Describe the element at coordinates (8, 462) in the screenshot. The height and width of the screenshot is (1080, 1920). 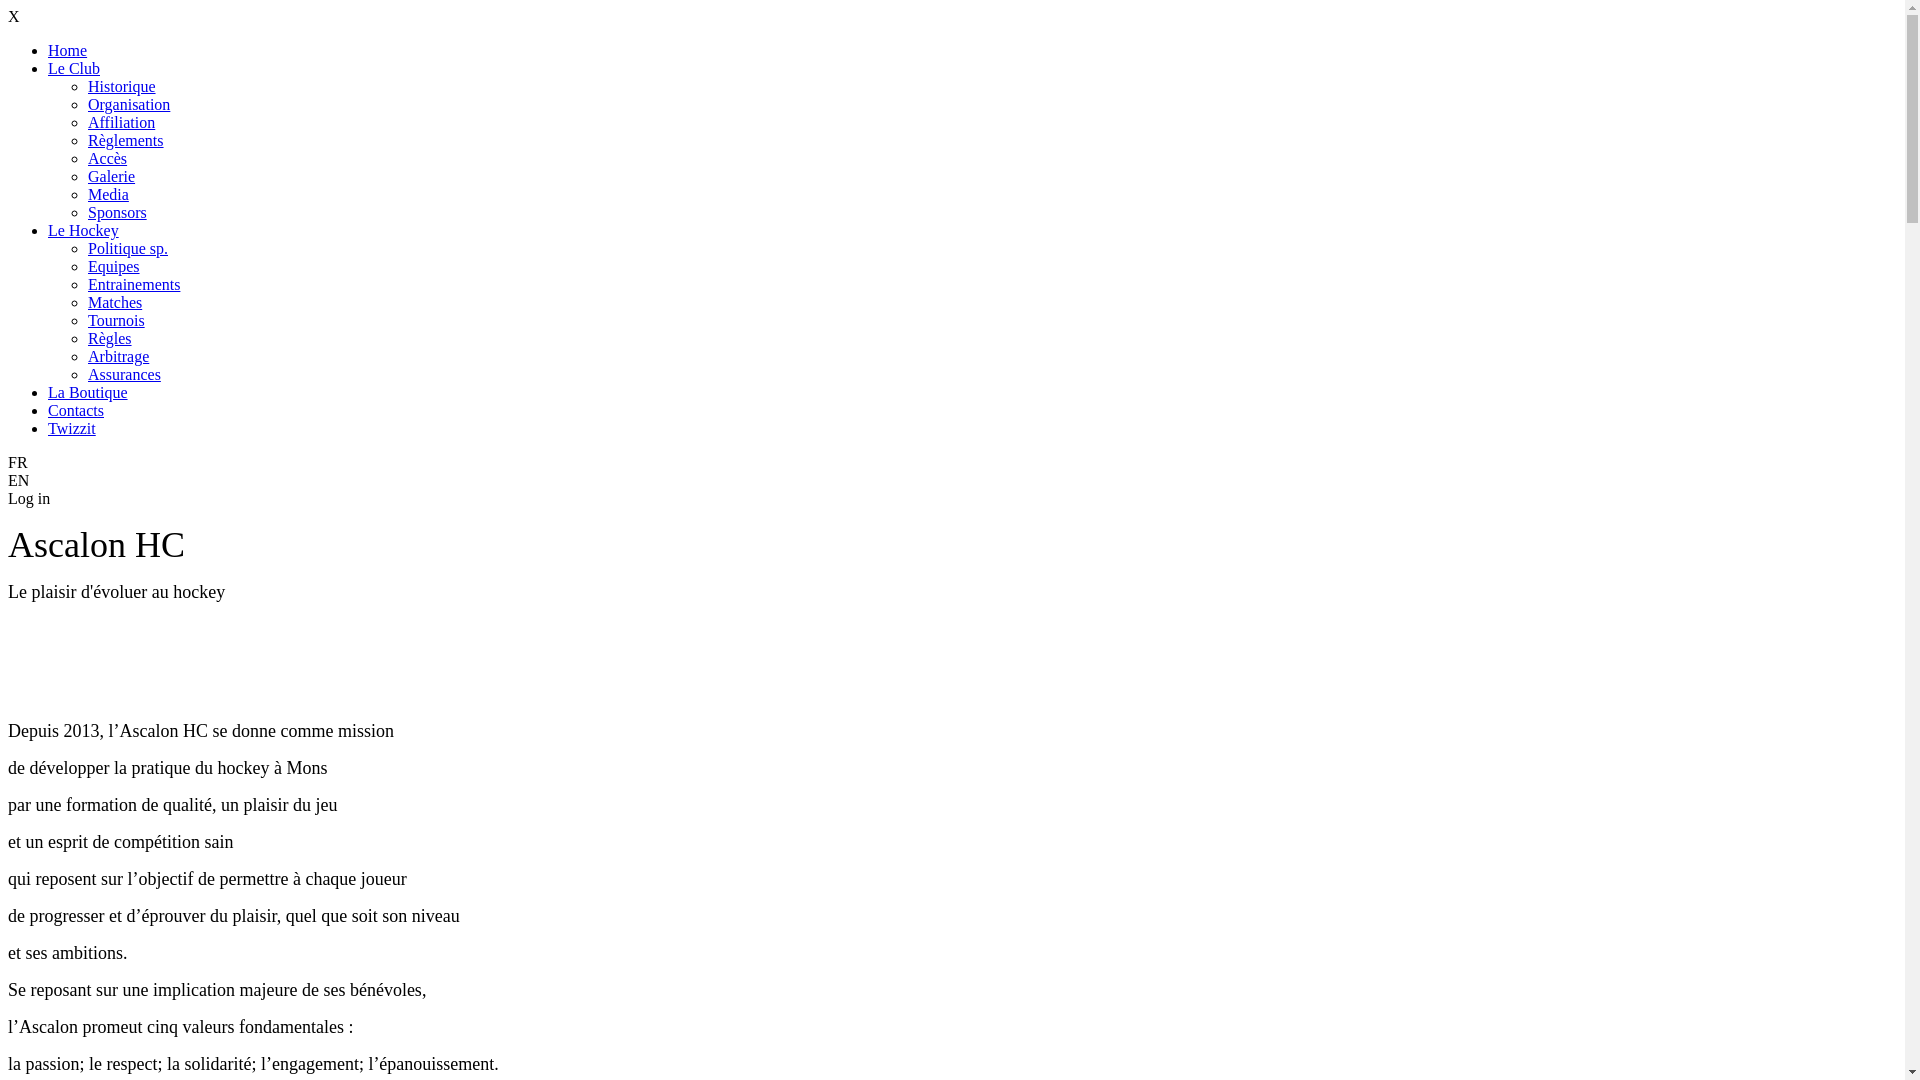
I see `'FR'` at that location.